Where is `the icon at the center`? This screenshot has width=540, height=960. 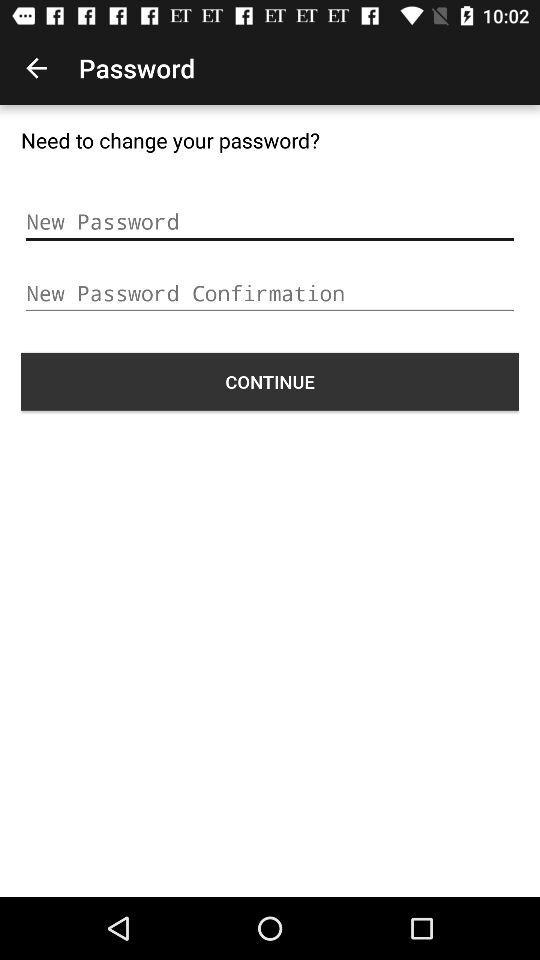 the icon at the center is located at coordinates (270, 380).